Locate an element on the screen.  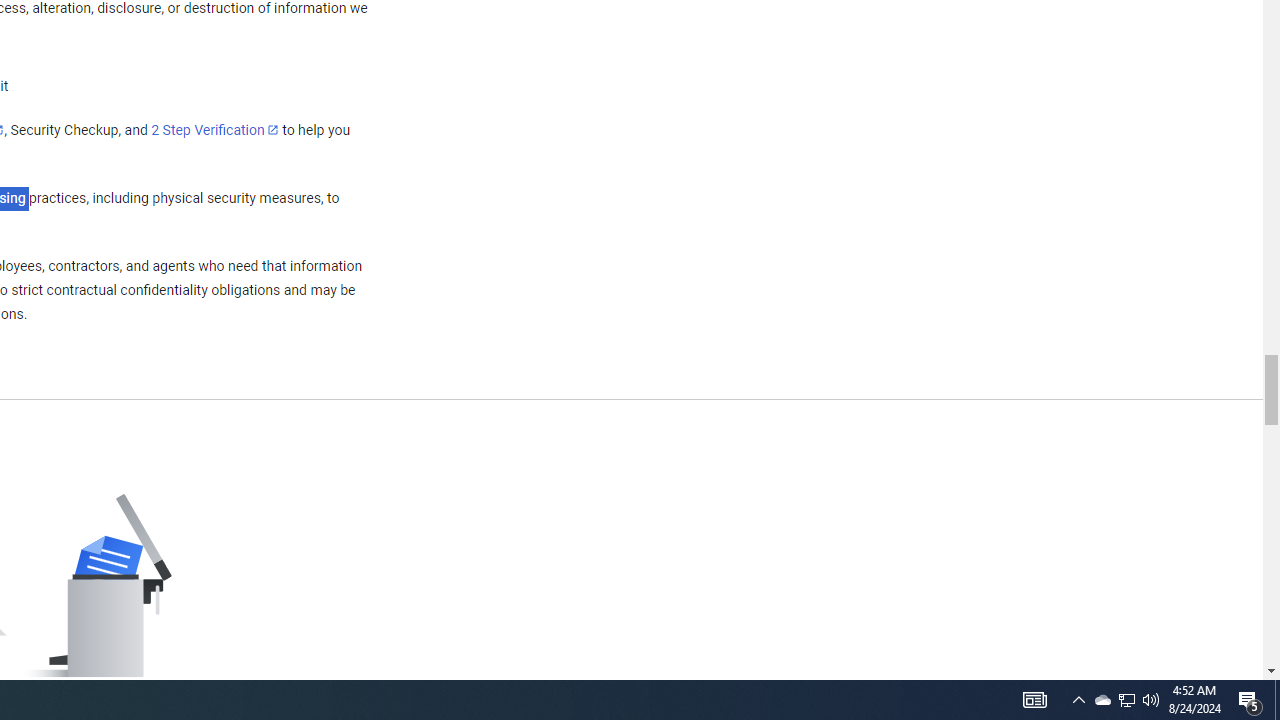
'2 Step Verification' is located at coordinates (215, 129).